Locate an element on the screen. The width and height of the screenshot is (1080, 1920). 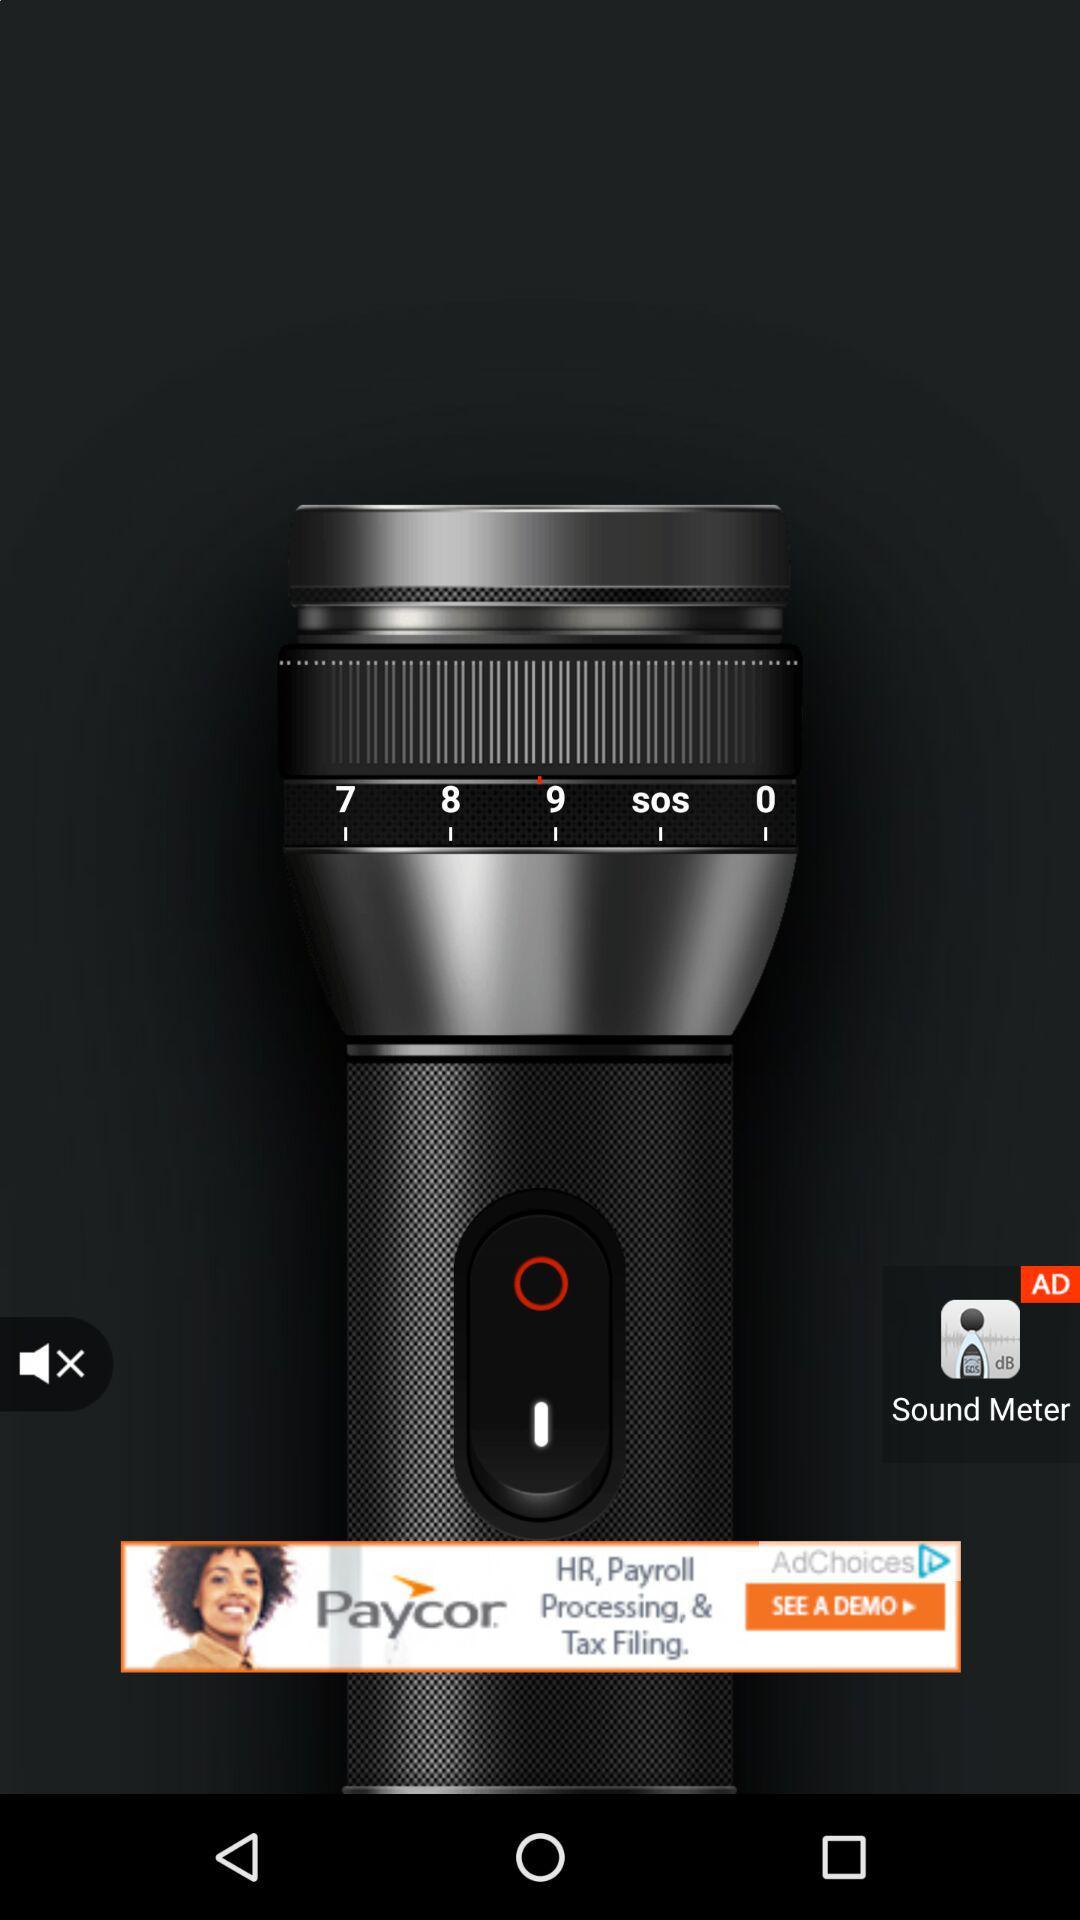
off on is located at coordinates (538, 1363).